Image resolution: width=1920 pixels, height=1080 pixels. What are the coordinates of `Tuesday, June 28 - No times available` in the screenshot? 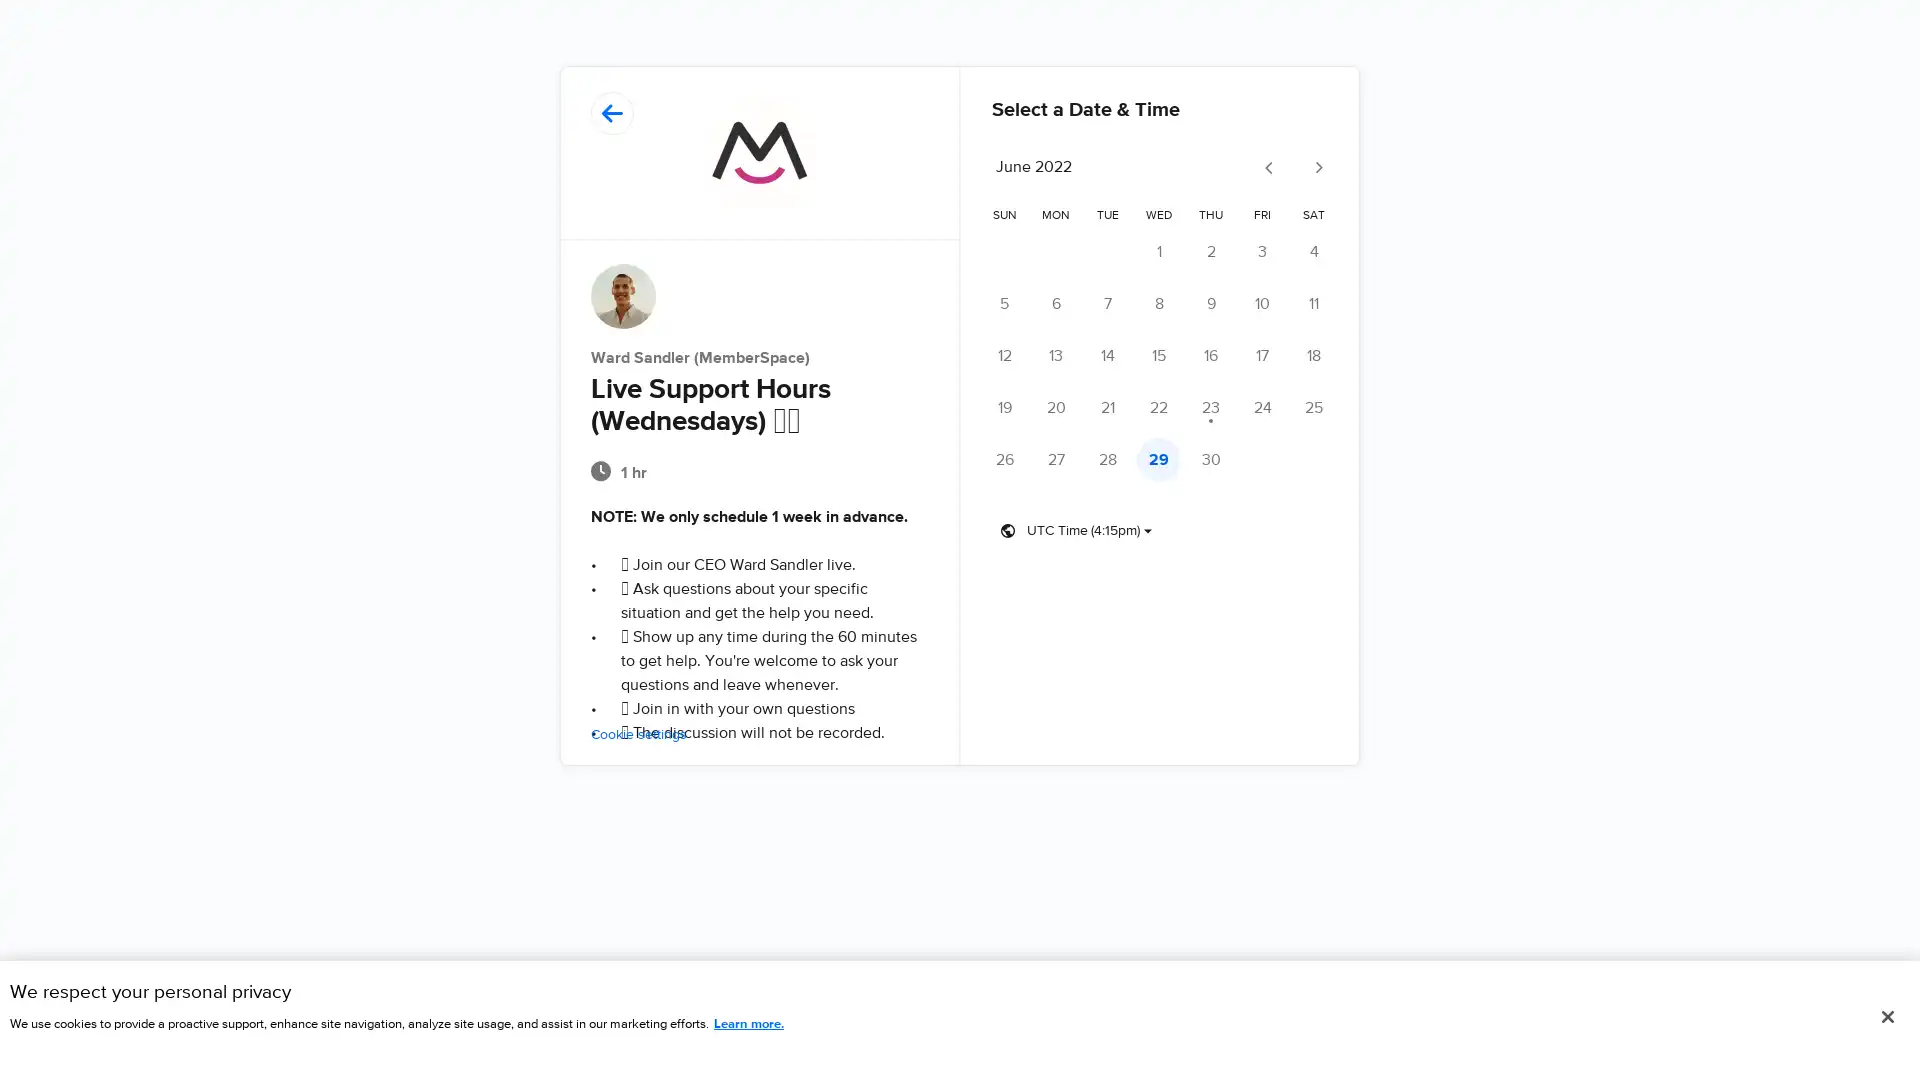 It's located at (1106, 459).